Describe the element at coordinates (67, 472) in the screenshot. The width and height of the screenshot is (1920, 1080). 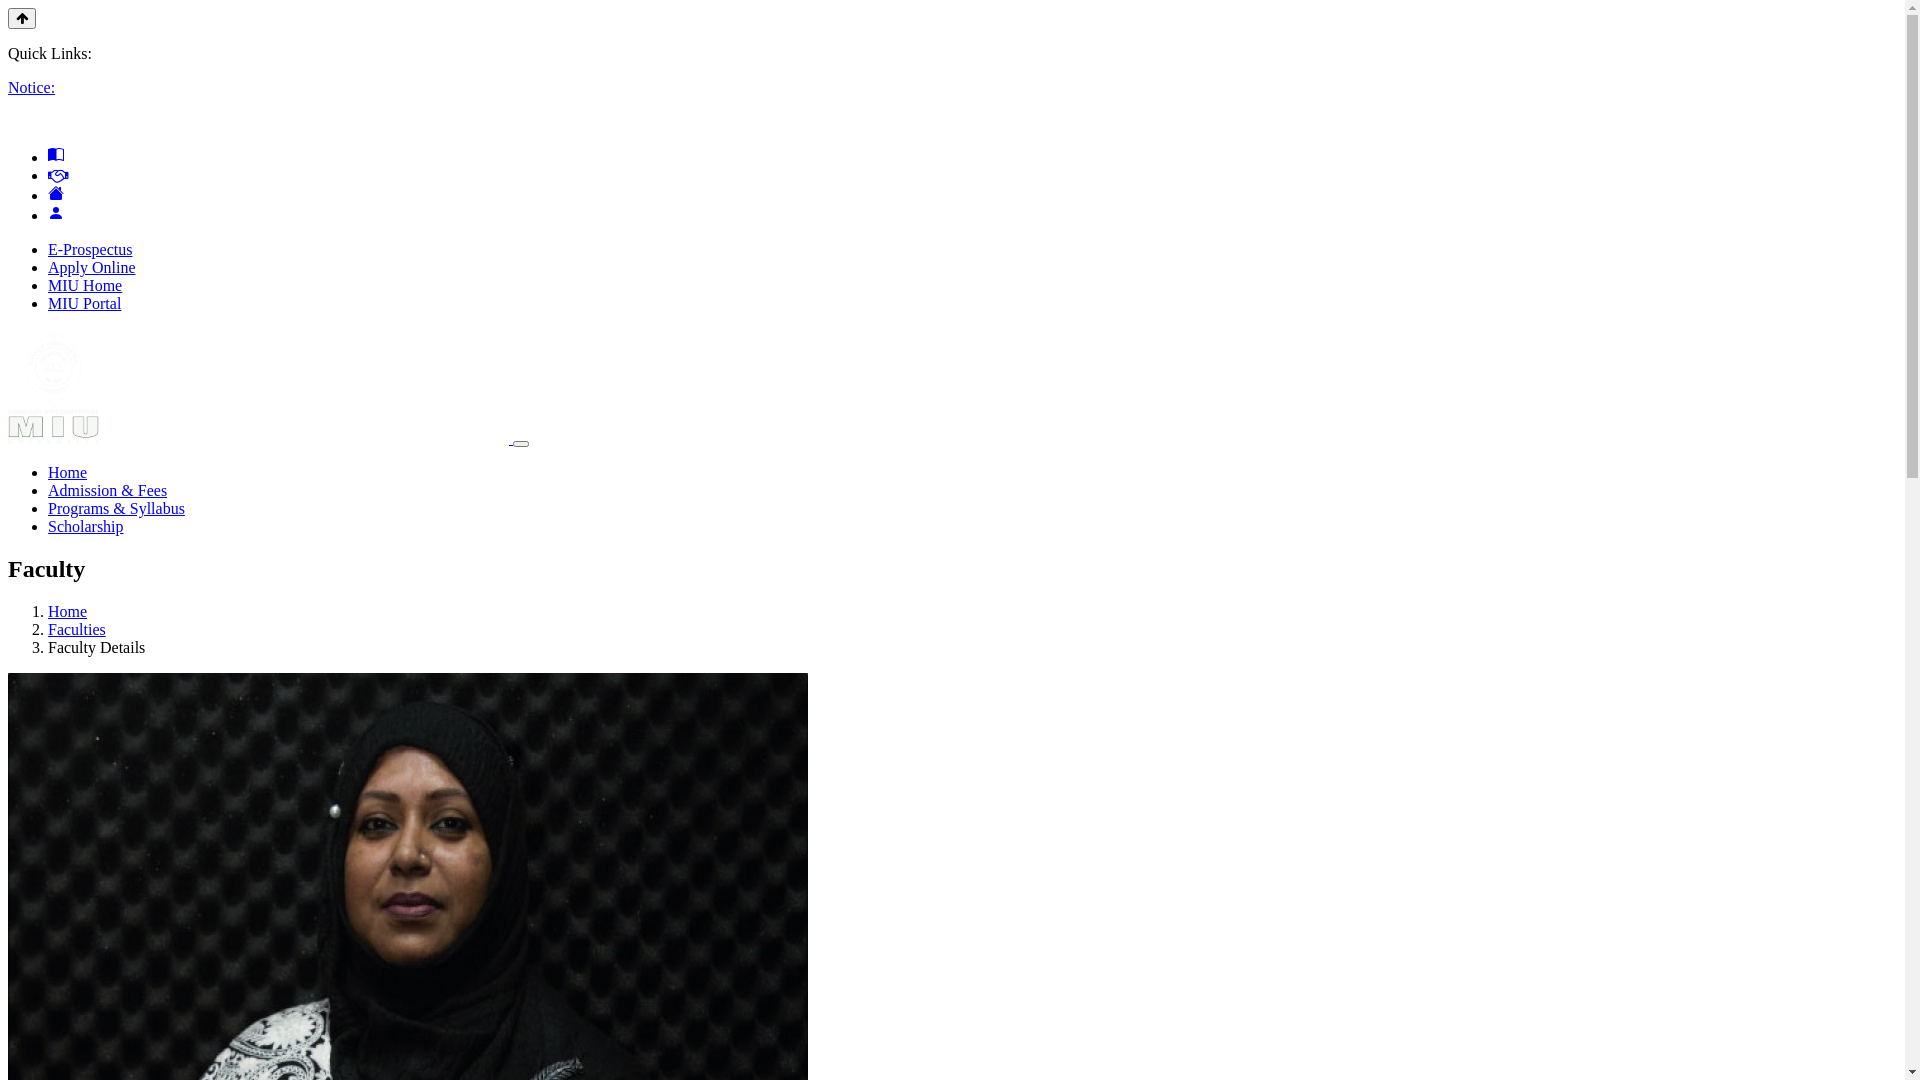
I see `'Home'` at that location.